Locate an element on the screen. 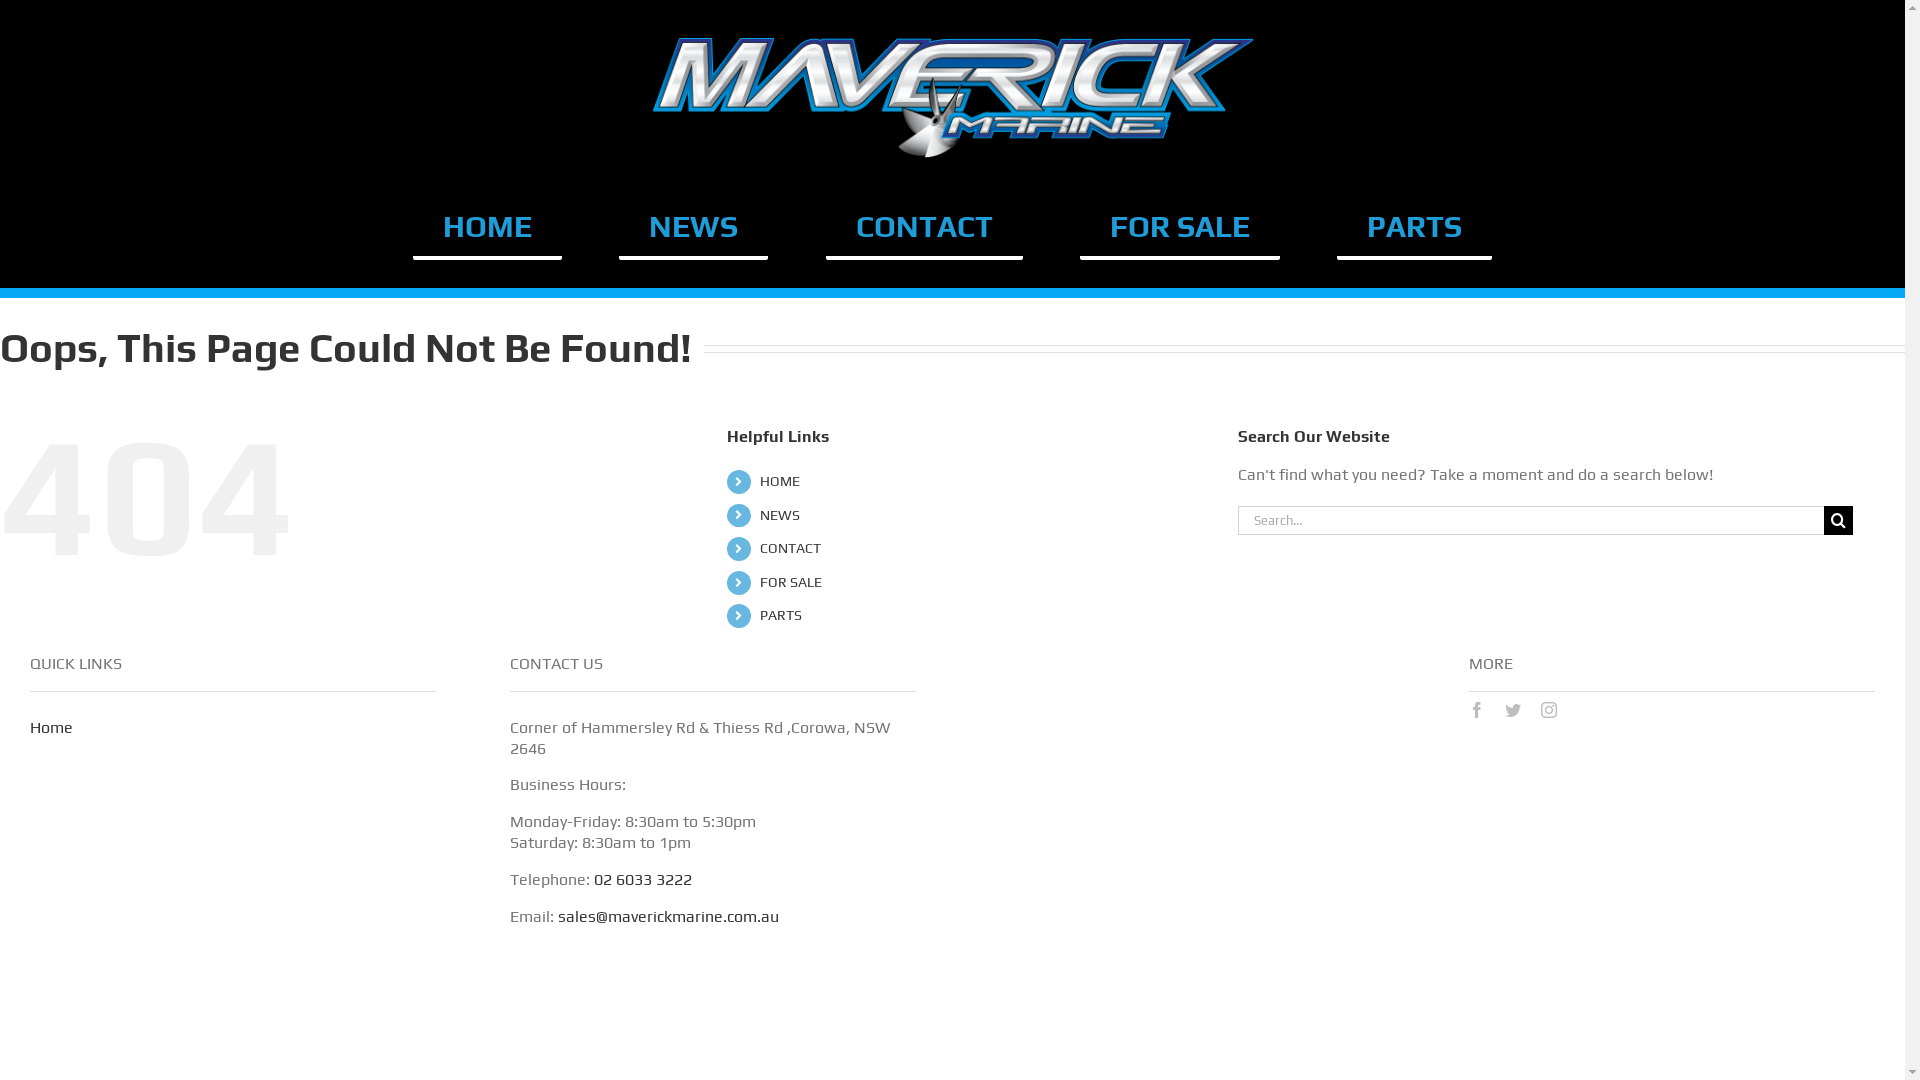 The width and height of the screenshot is (1920, 1080). 'NEWS' is located at coordinates (778, 514).